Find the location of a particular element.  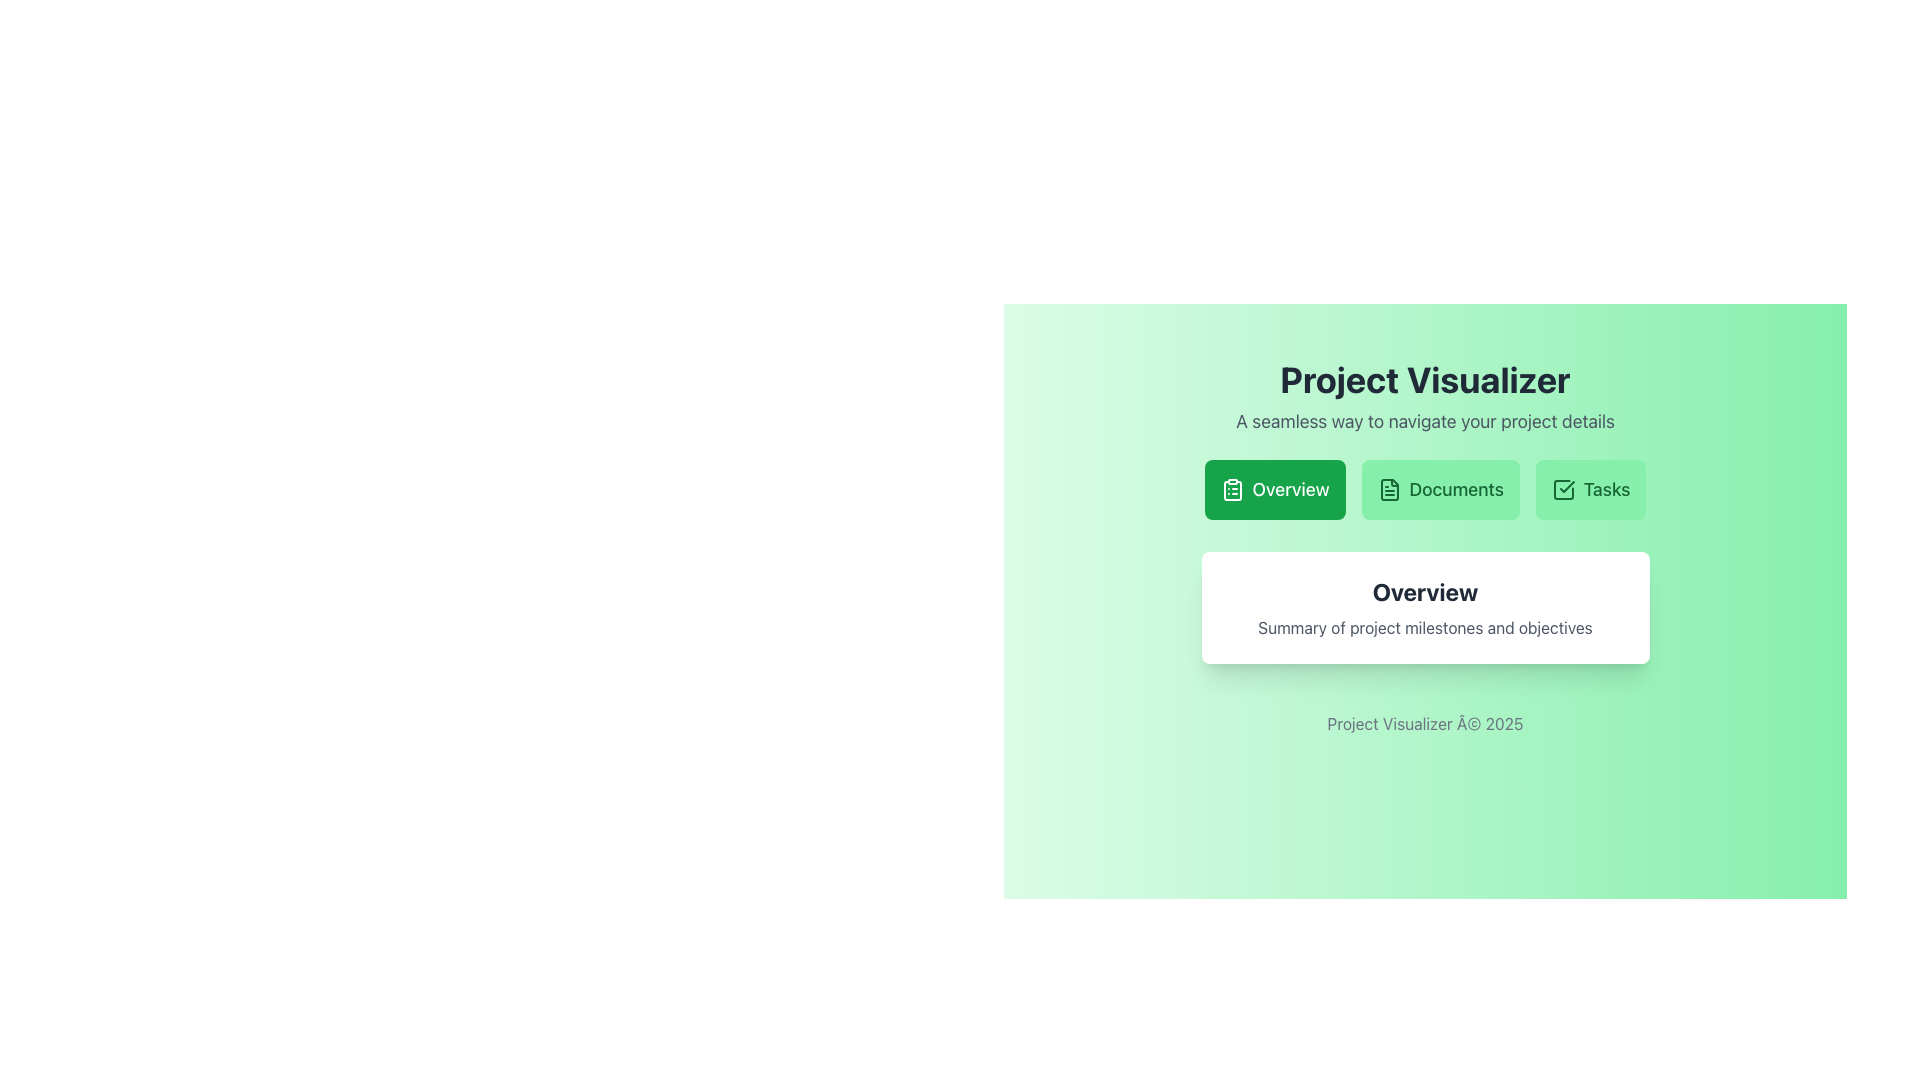

the clipboard icon, which is a green SVG graphic located to the left of the 'Overview' text in the Overview button is located at coordinates (1231, 489).